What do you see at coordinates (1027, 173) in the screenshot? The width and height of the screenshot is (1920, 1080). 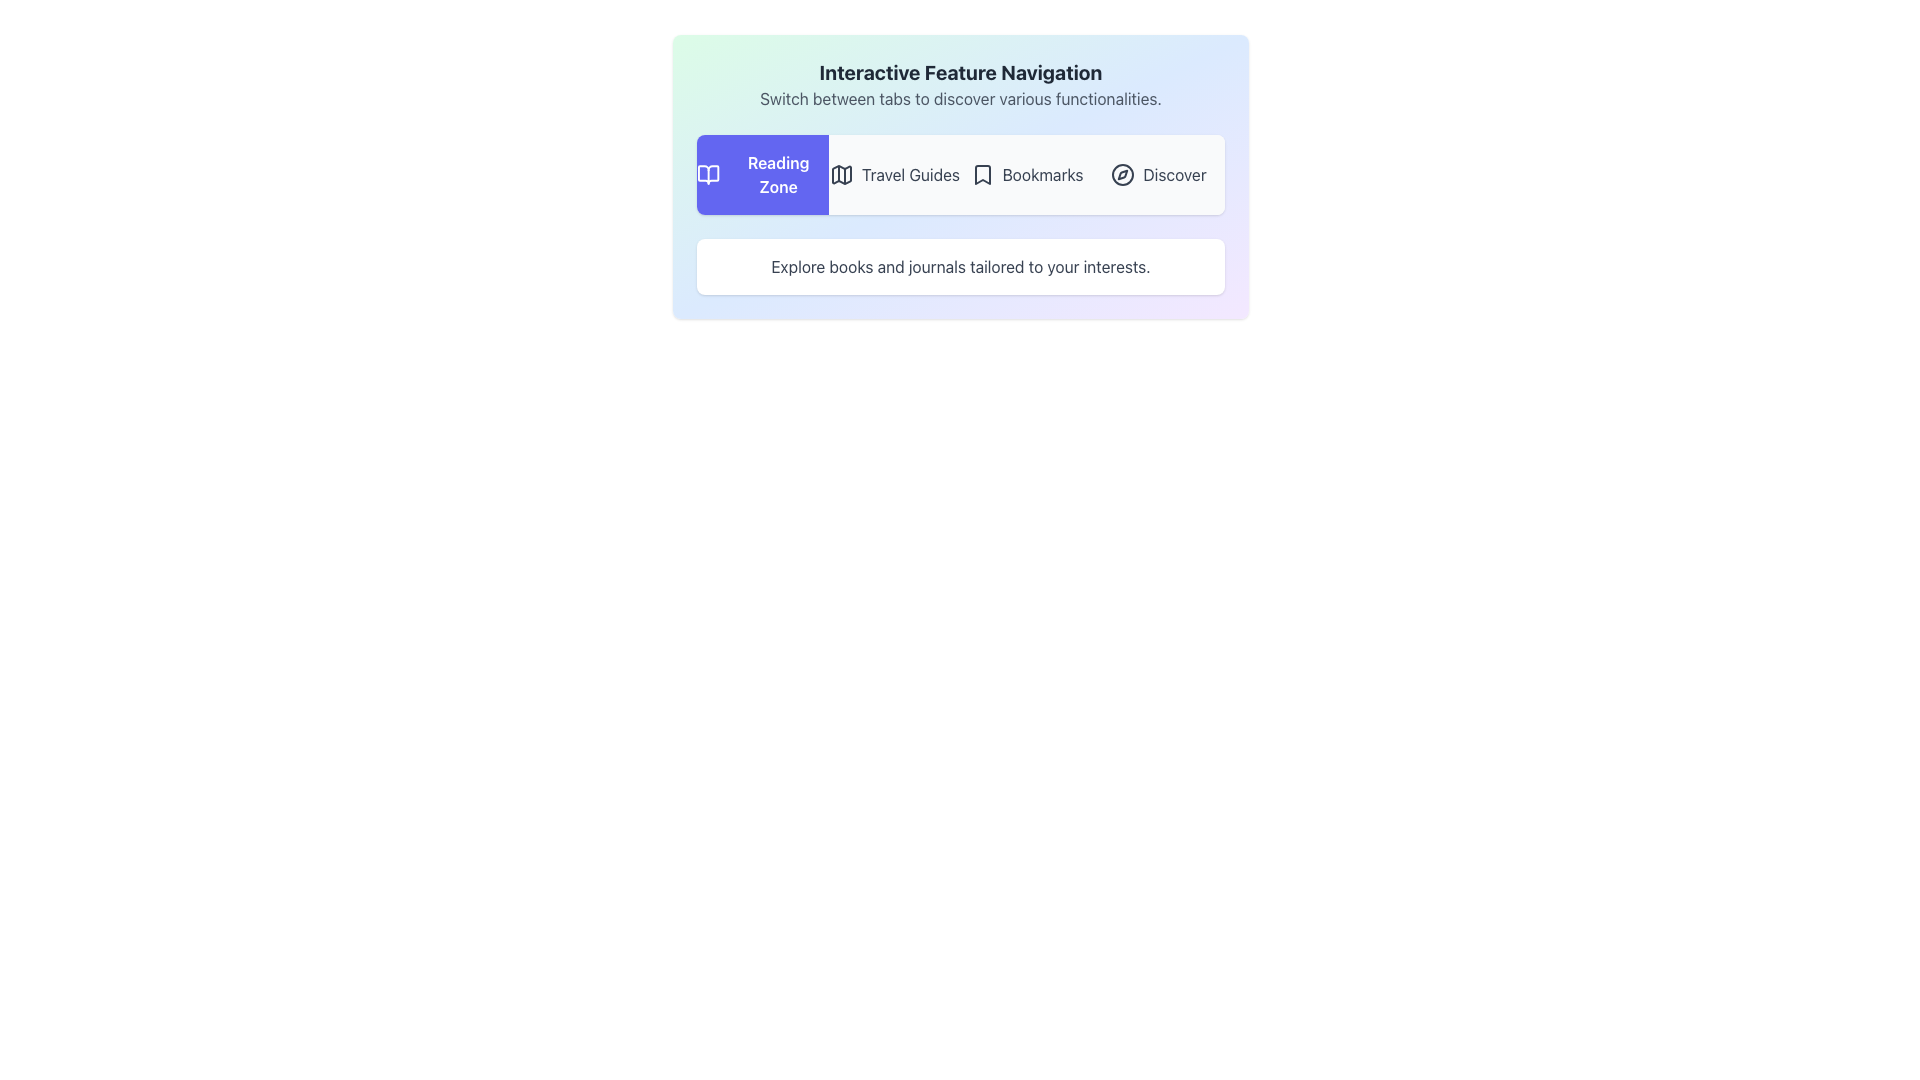 I see `the 'Bookmarks' button located in the third position of the horizontal navigation bar` at bounding box center [1027, 173].